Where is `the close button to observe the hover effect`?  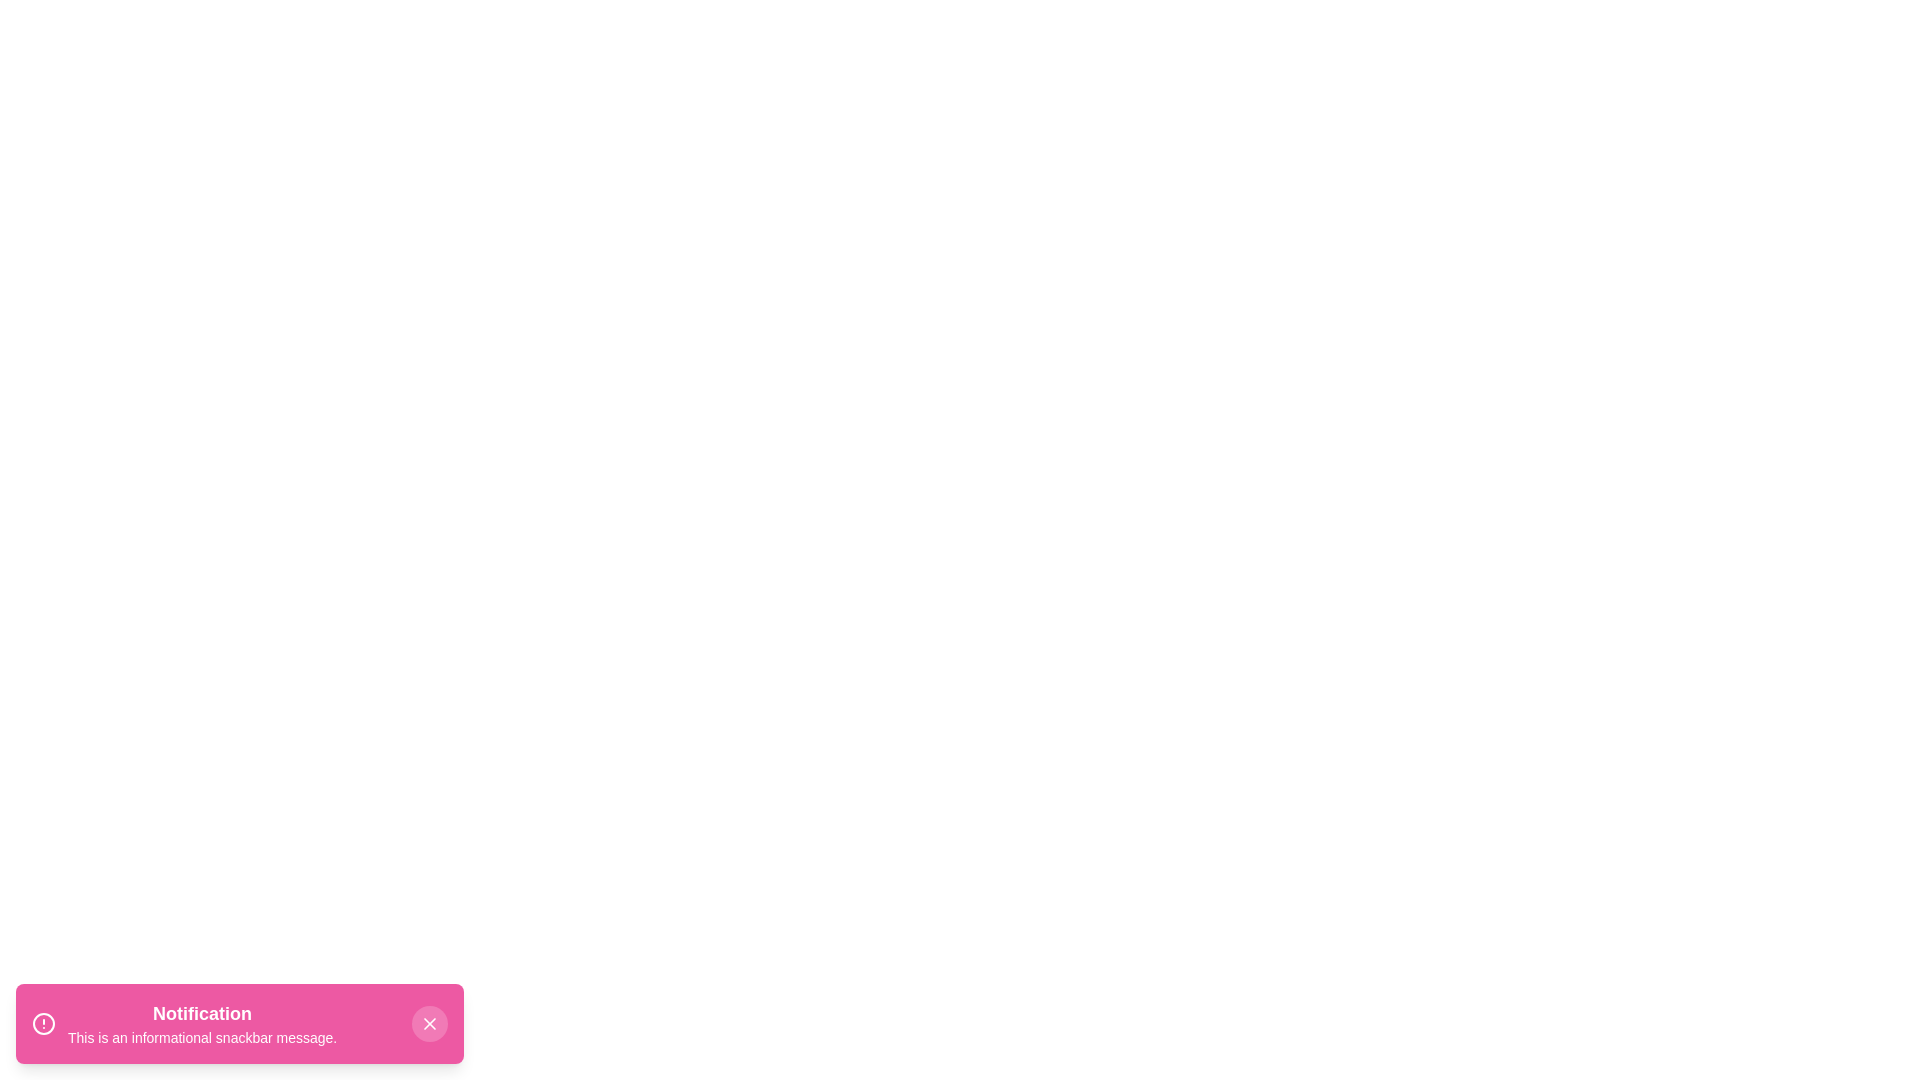 the close button to observe the hover effect is located at coordinates (429, 1023).